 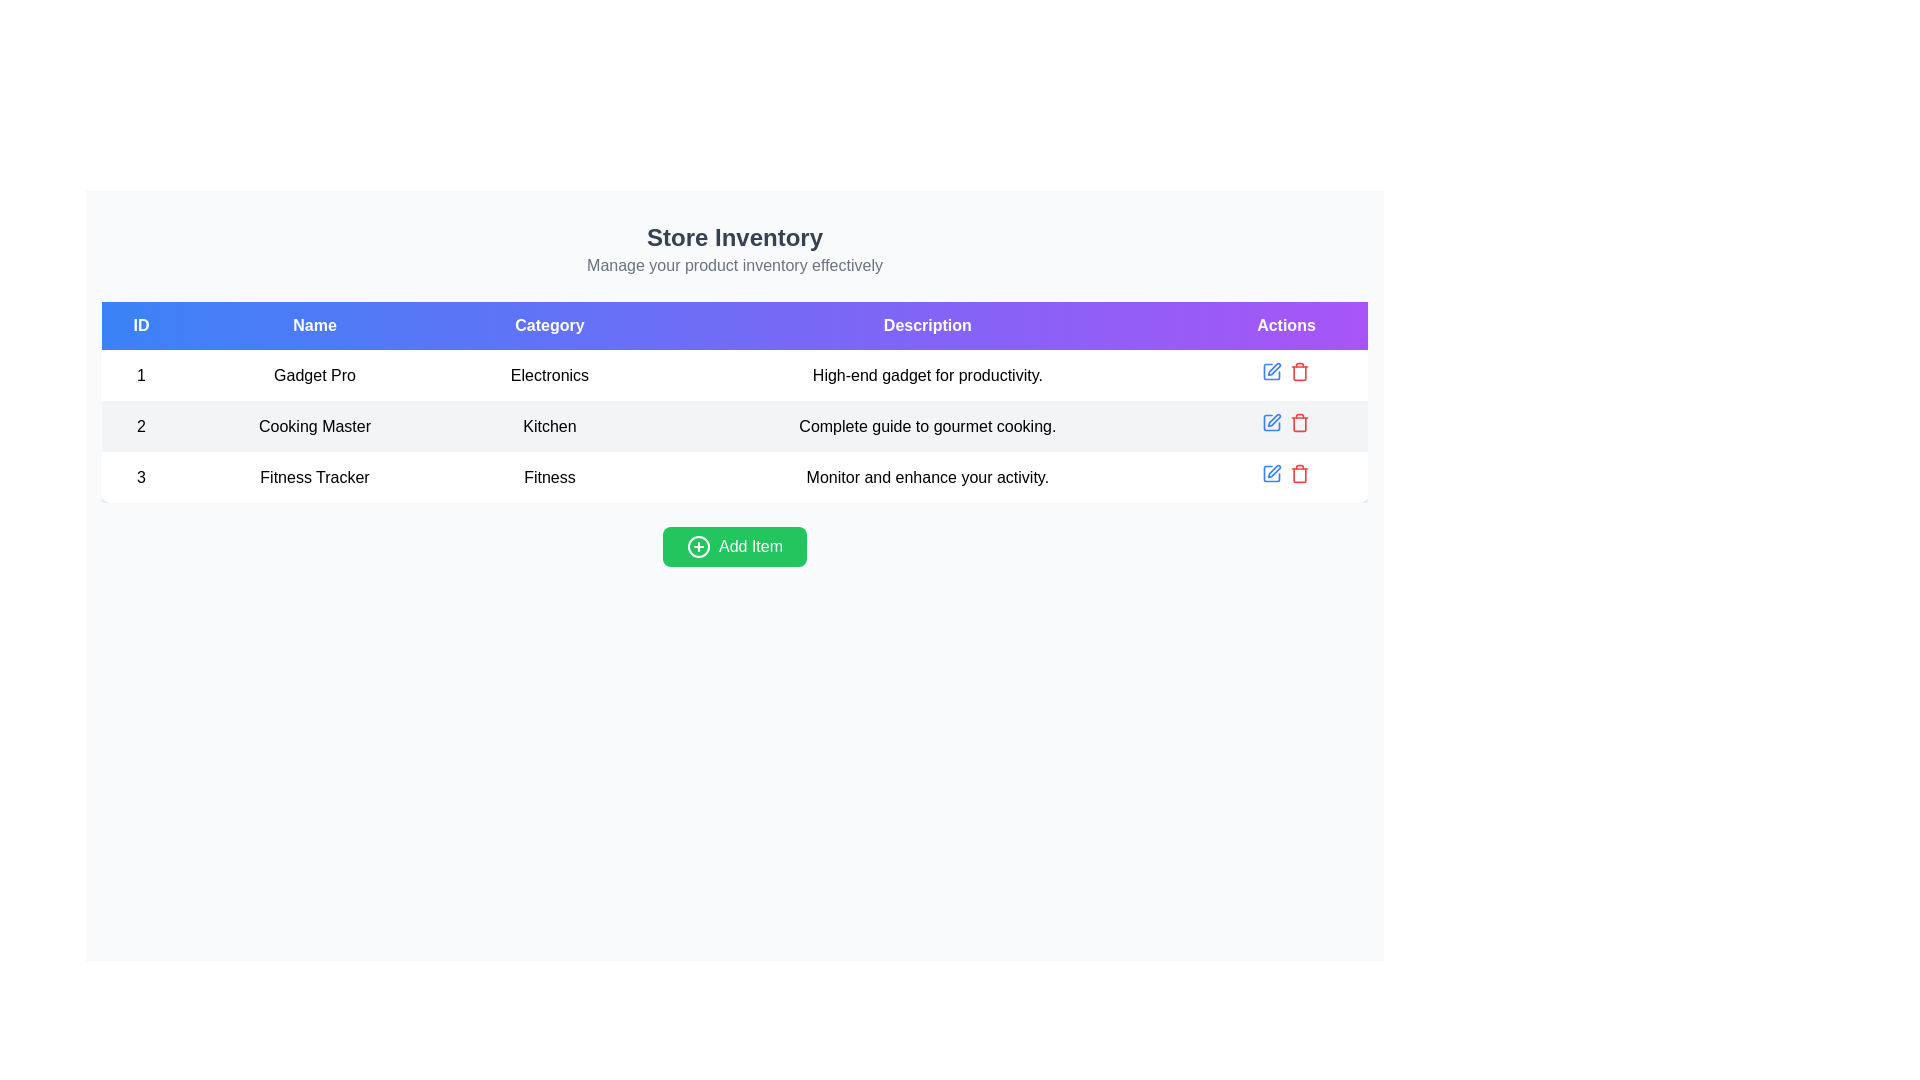 I want to click on the blue pen icon in the 'Actions' column for the 'Fitness Tracker' row, so click(x=1271, y=474).